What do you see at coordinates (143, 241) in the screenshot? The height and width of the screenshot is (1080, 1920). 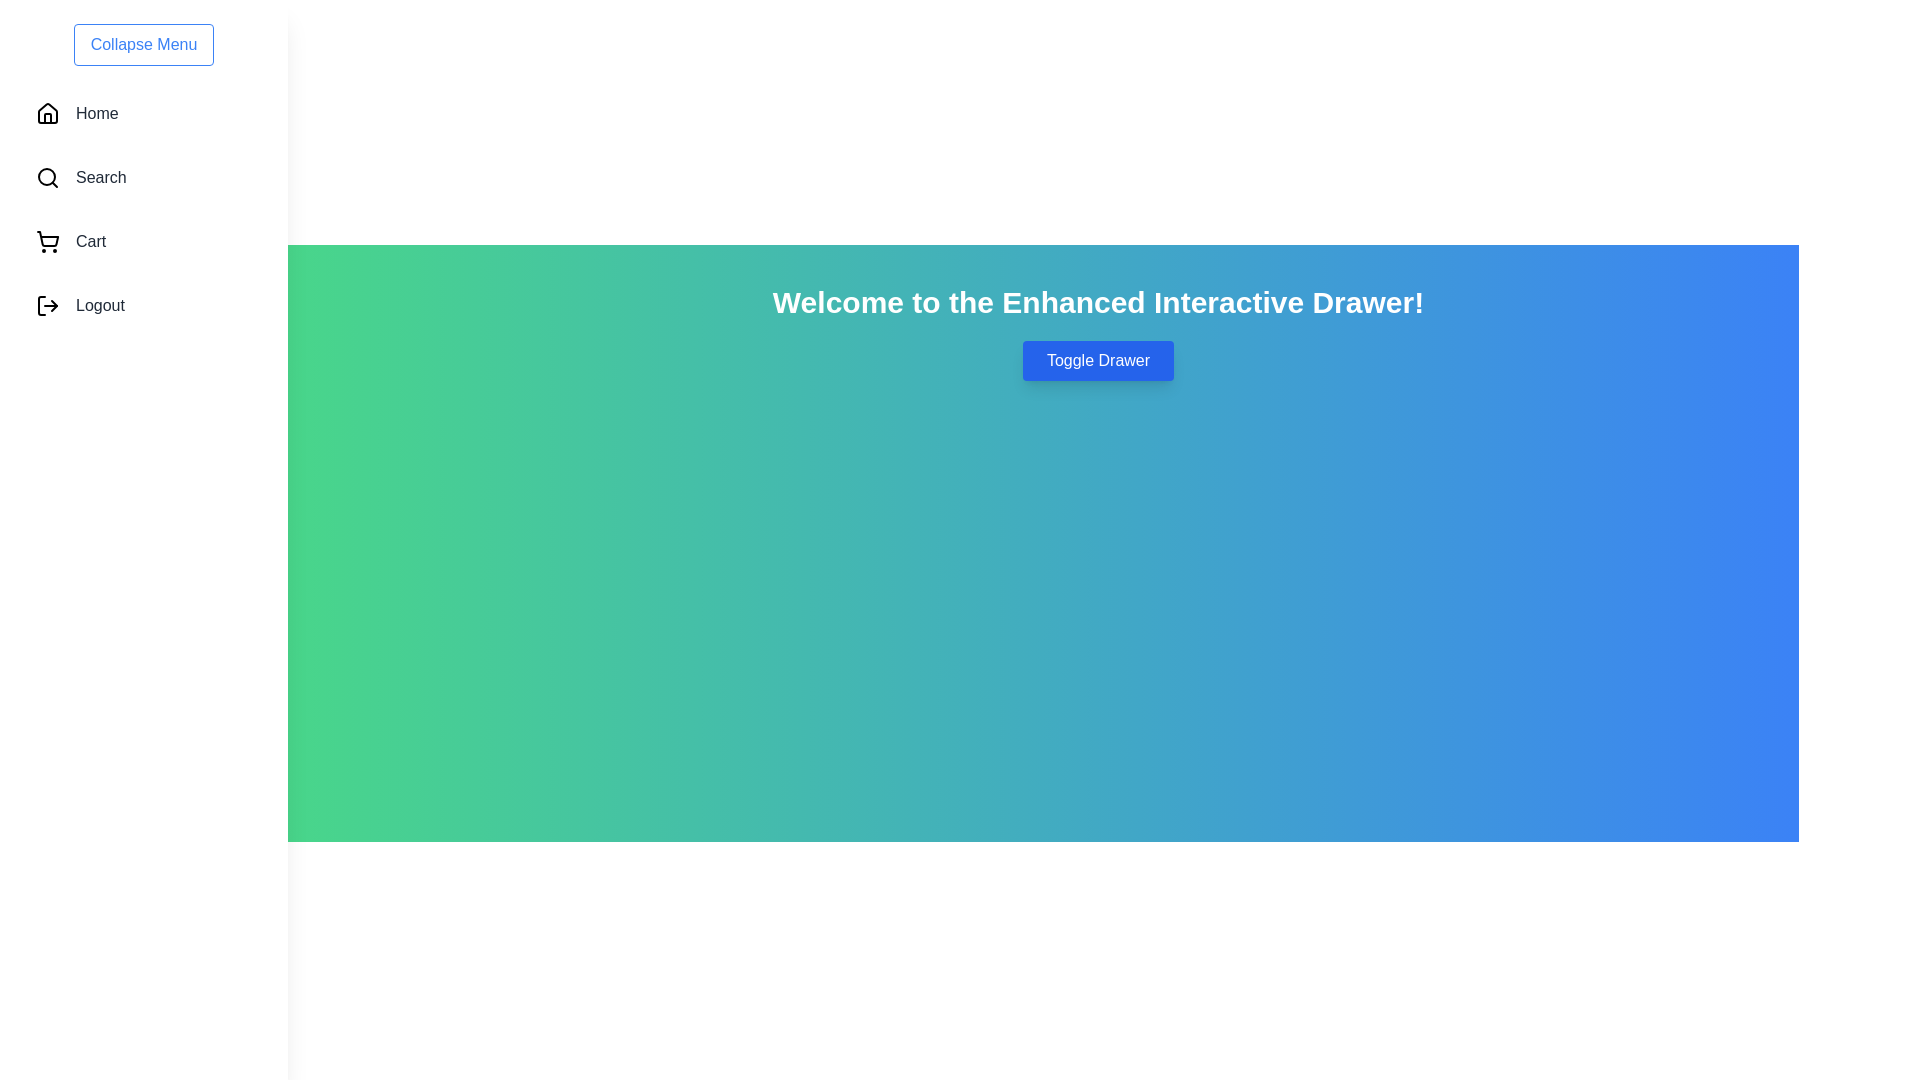 I see `the 'Cart' menu item in the drawer` at bounding box center [143, 241].